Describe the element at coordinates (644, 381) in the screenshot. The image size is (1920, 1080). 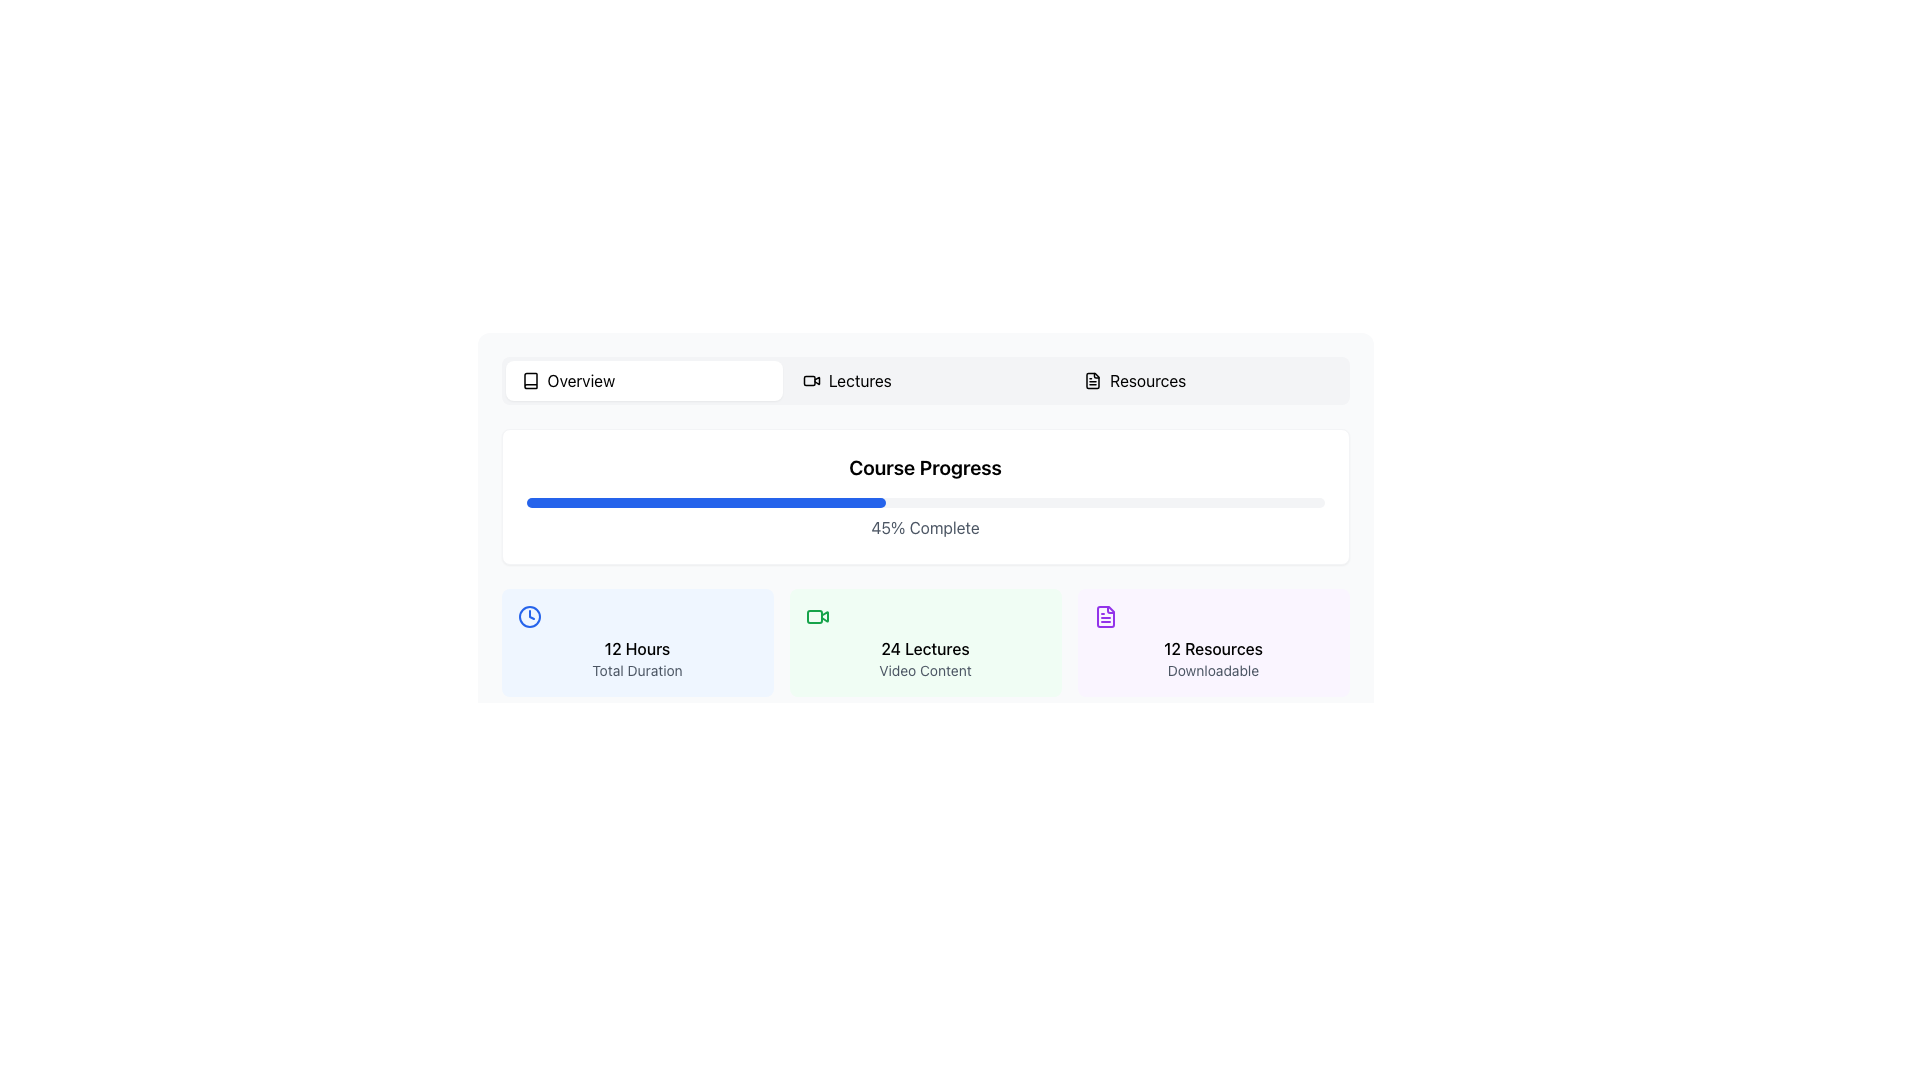
I see `the 'Overview' button, which is the first button in a horizontal button group` at that location.